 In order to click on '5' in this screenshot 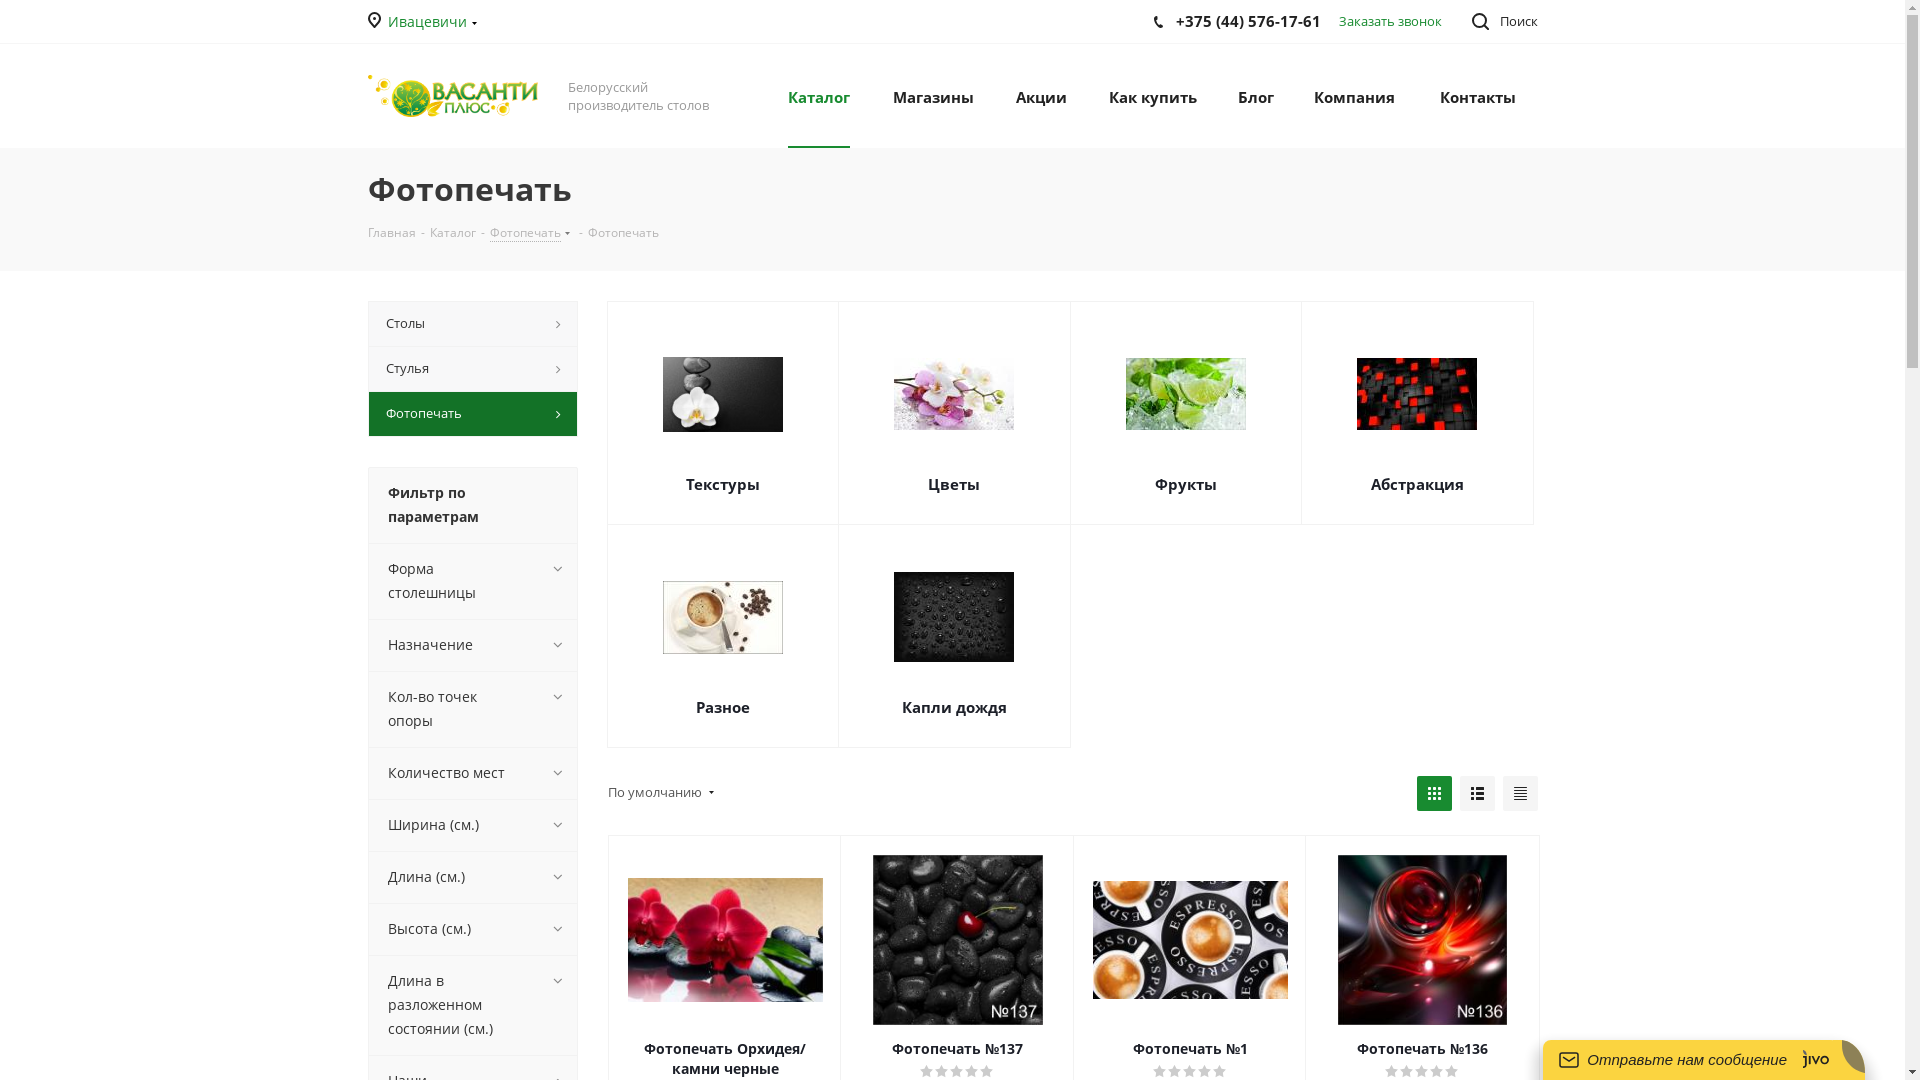, I will do `click(1212, 1071)`.